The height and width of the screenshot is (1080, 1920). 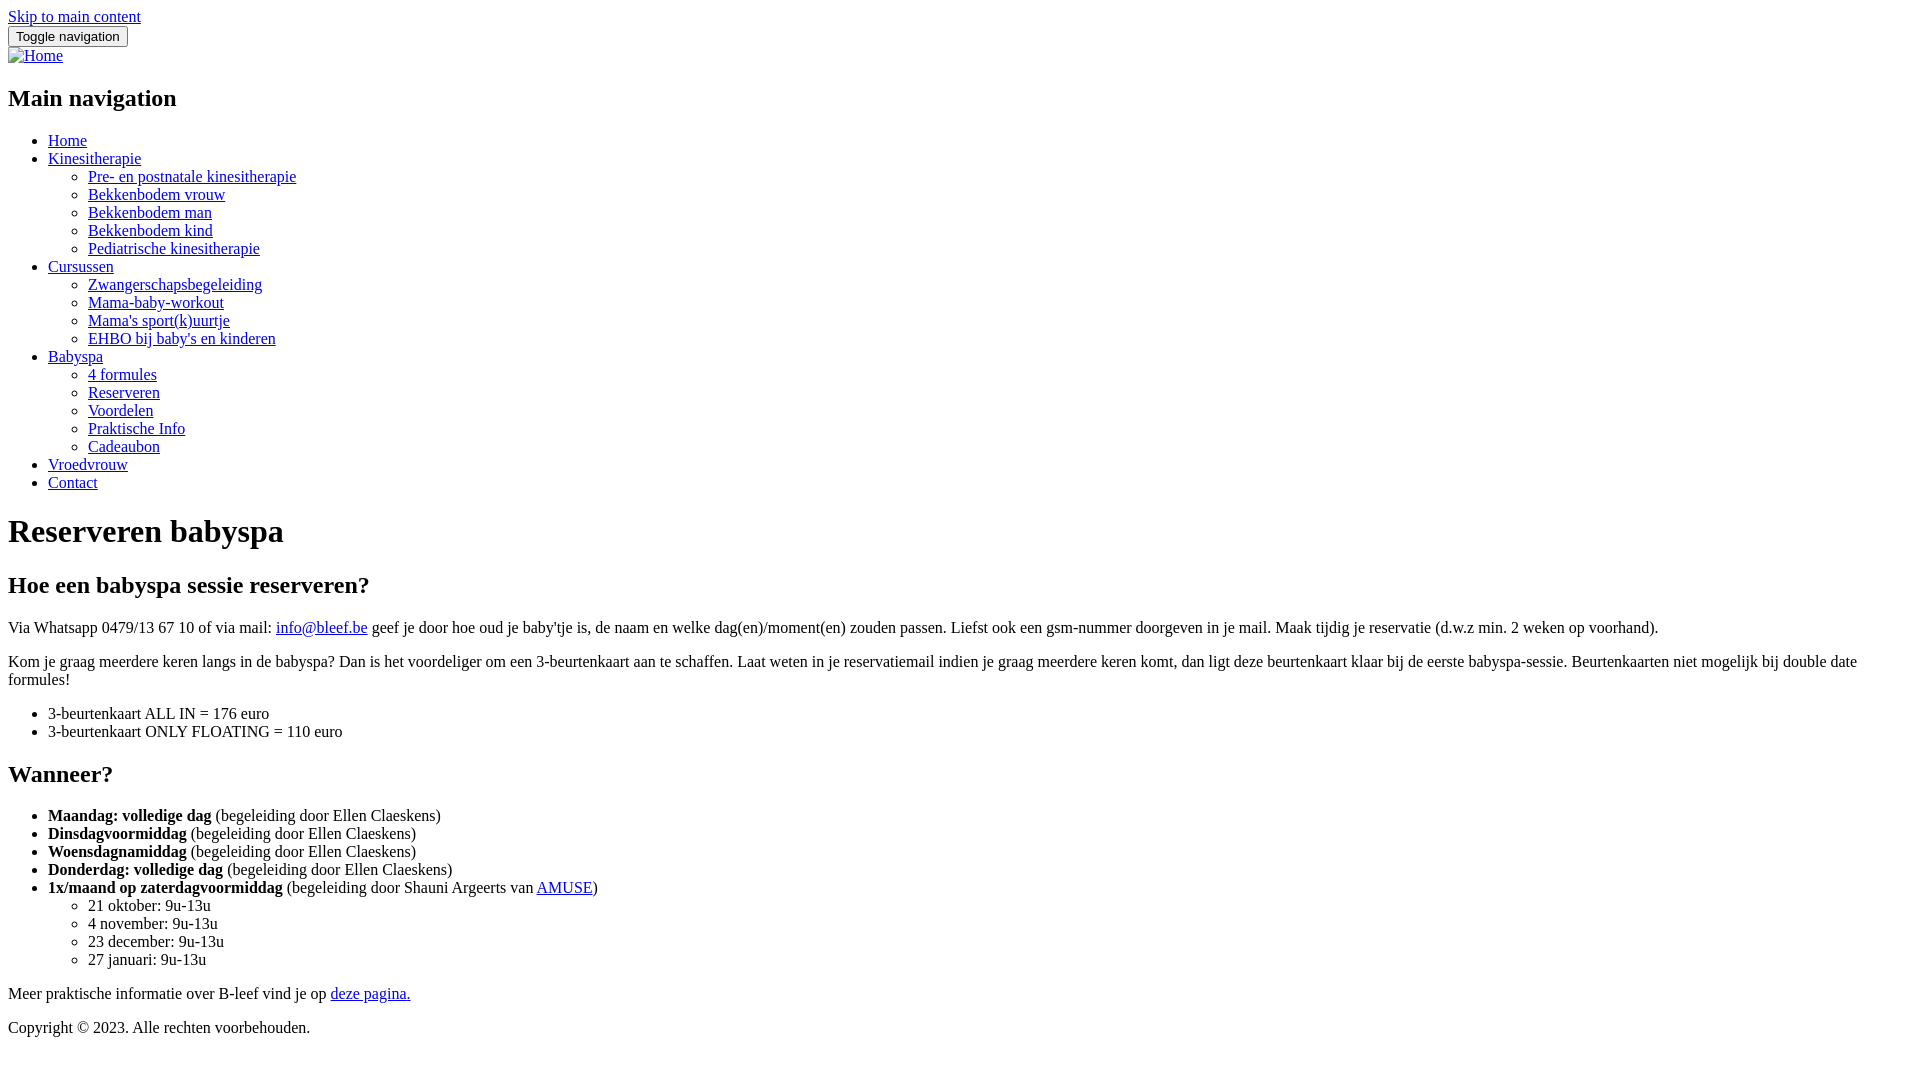 I want to click on 'Praktische Info', so click(x=135, y=427).